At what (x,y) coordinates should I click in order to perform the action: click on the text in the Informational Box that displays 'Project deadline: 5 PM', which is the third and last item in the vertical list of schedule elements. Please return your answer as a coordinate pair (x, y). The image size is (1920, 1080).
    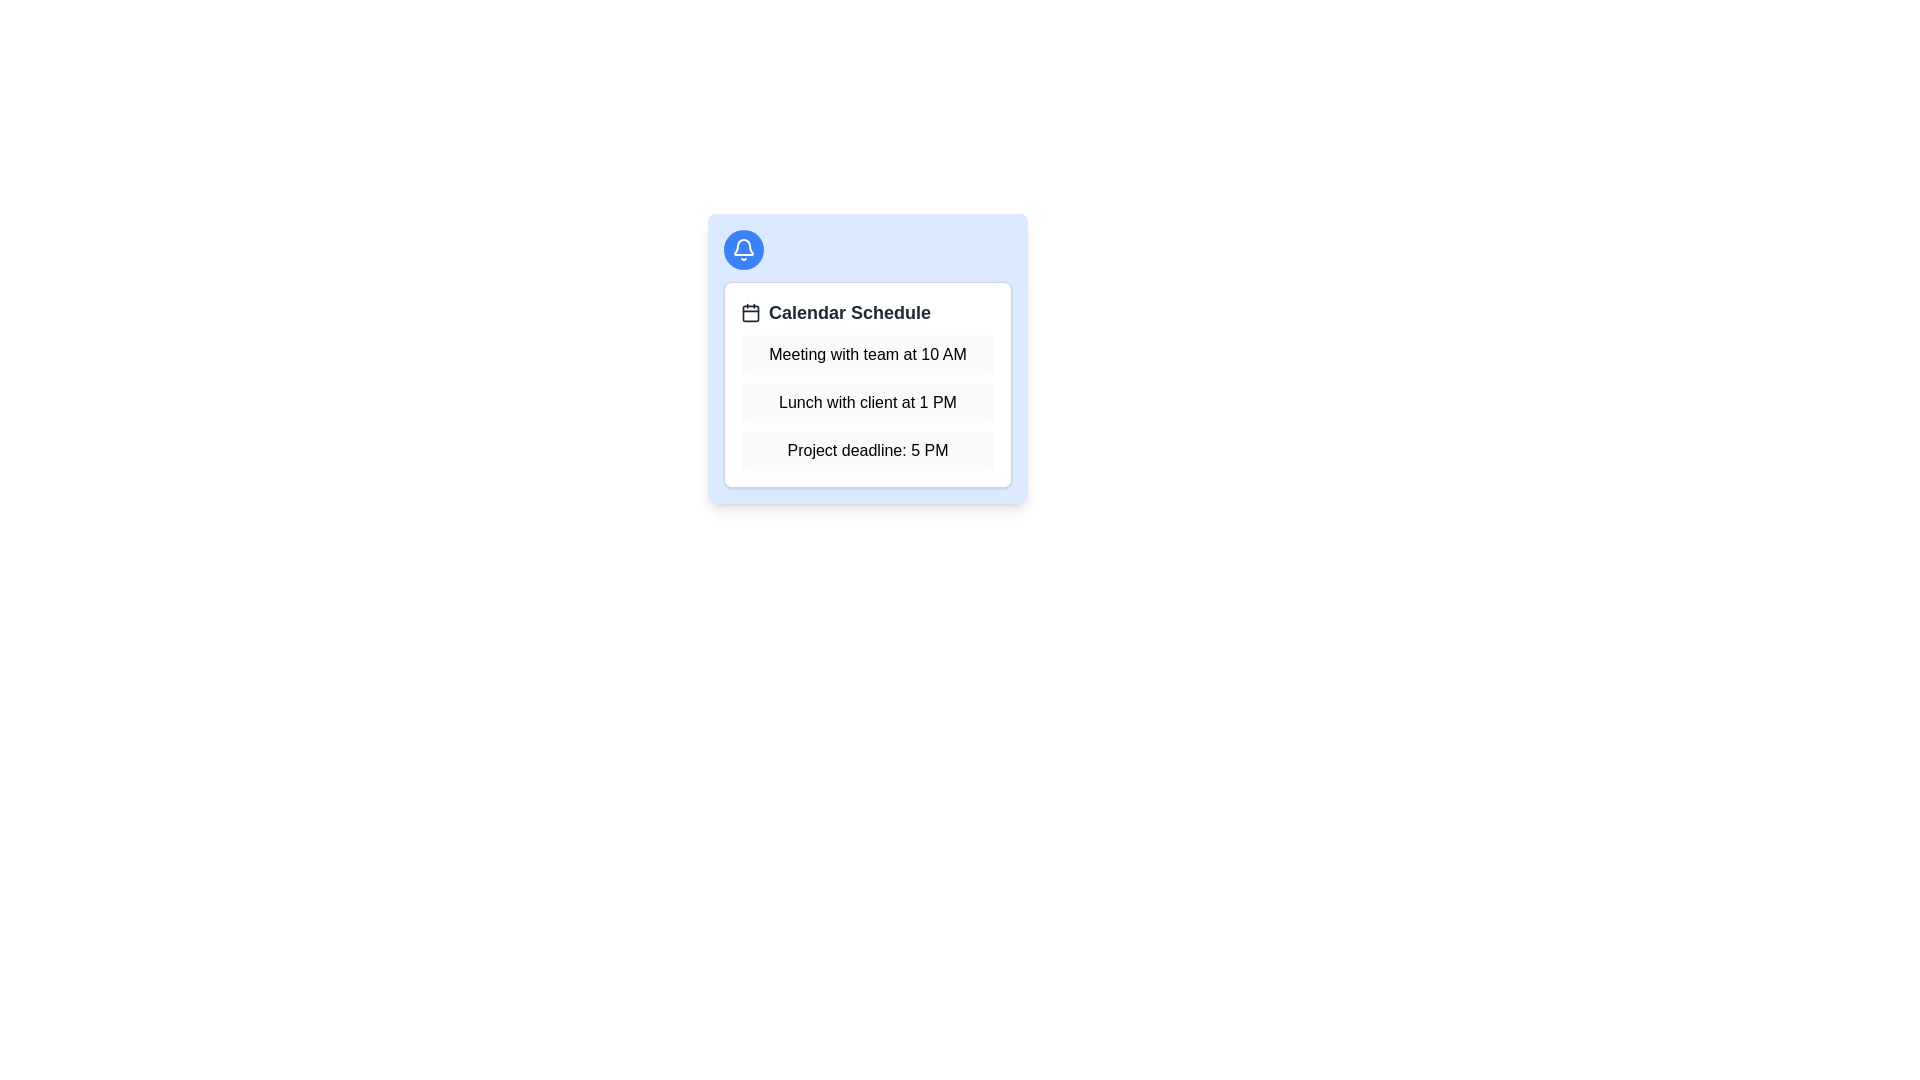
    Looking at the image, I should click on (868, 451).